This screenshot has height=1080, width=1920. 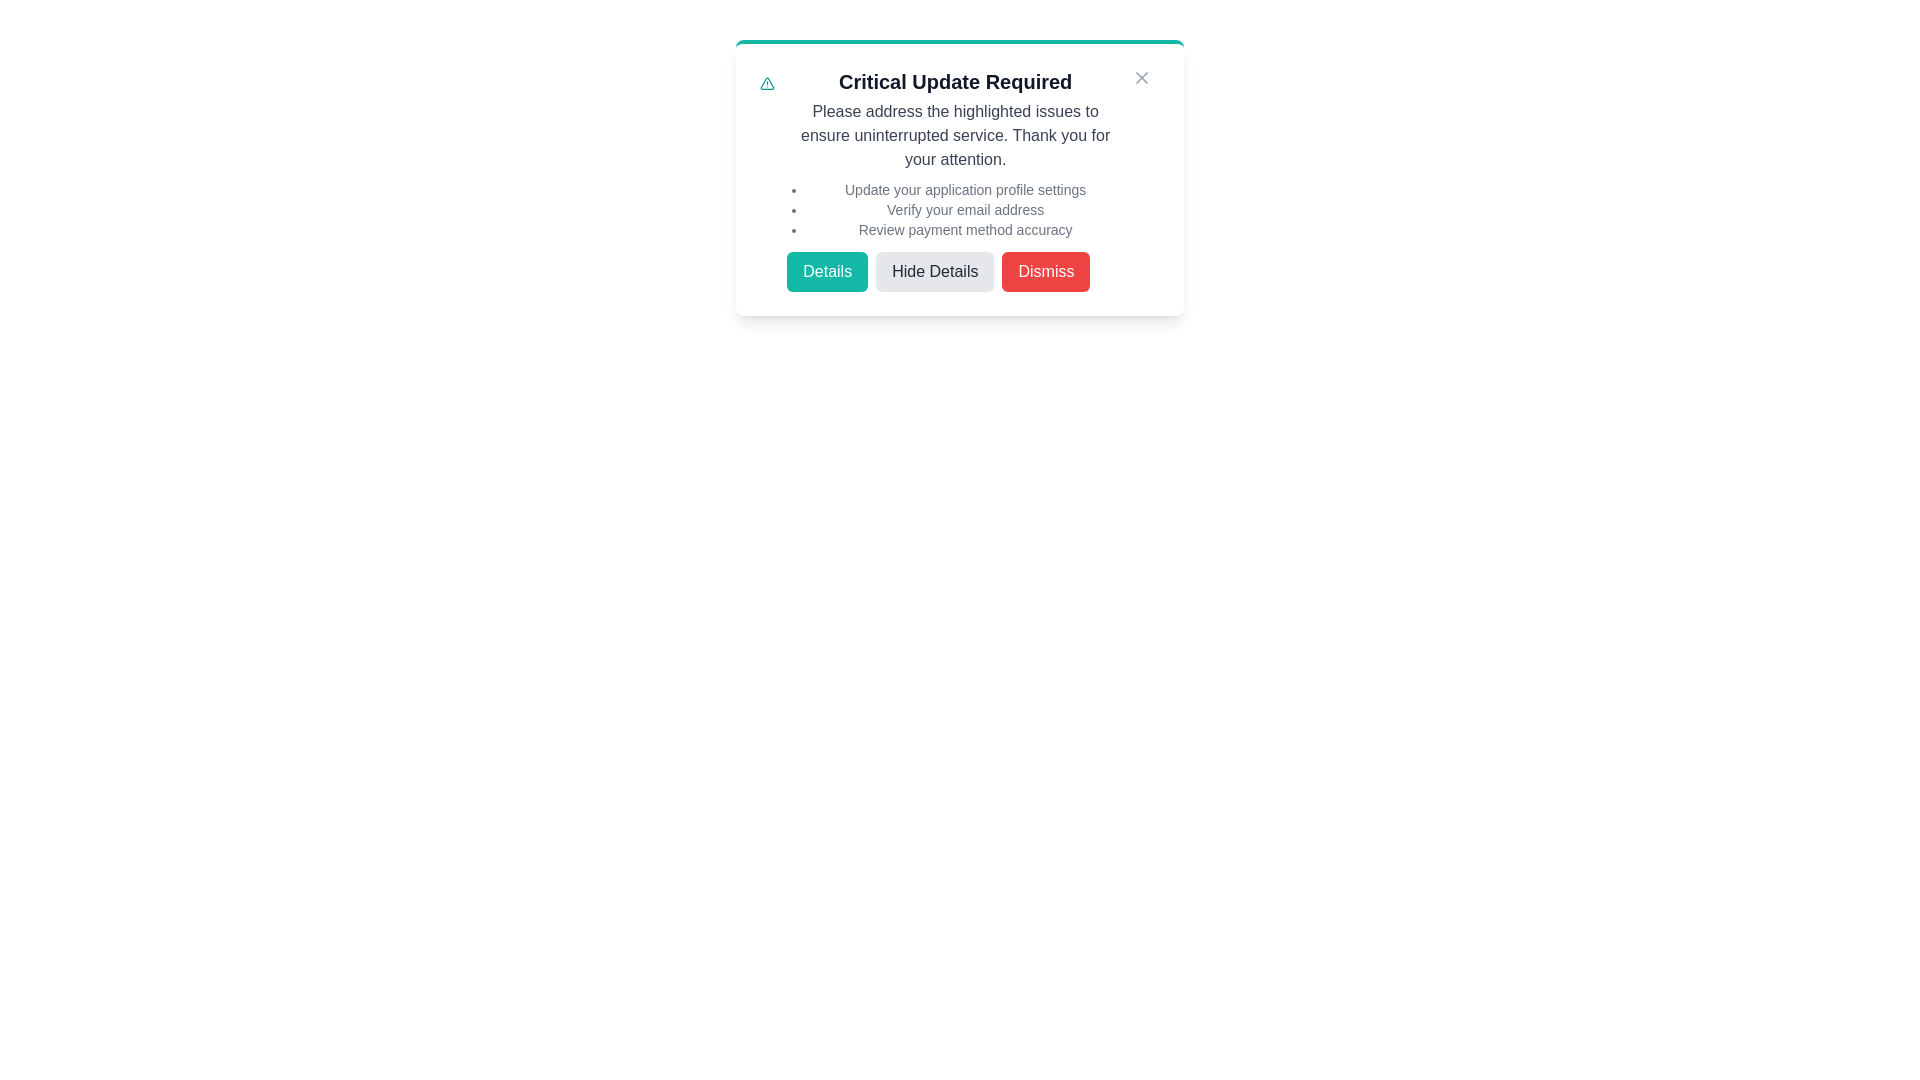 I want to click on the text block that reads 'Update your application profile settings', which is the first item in a bulleted list within a modal, so click(x=965, y=189).